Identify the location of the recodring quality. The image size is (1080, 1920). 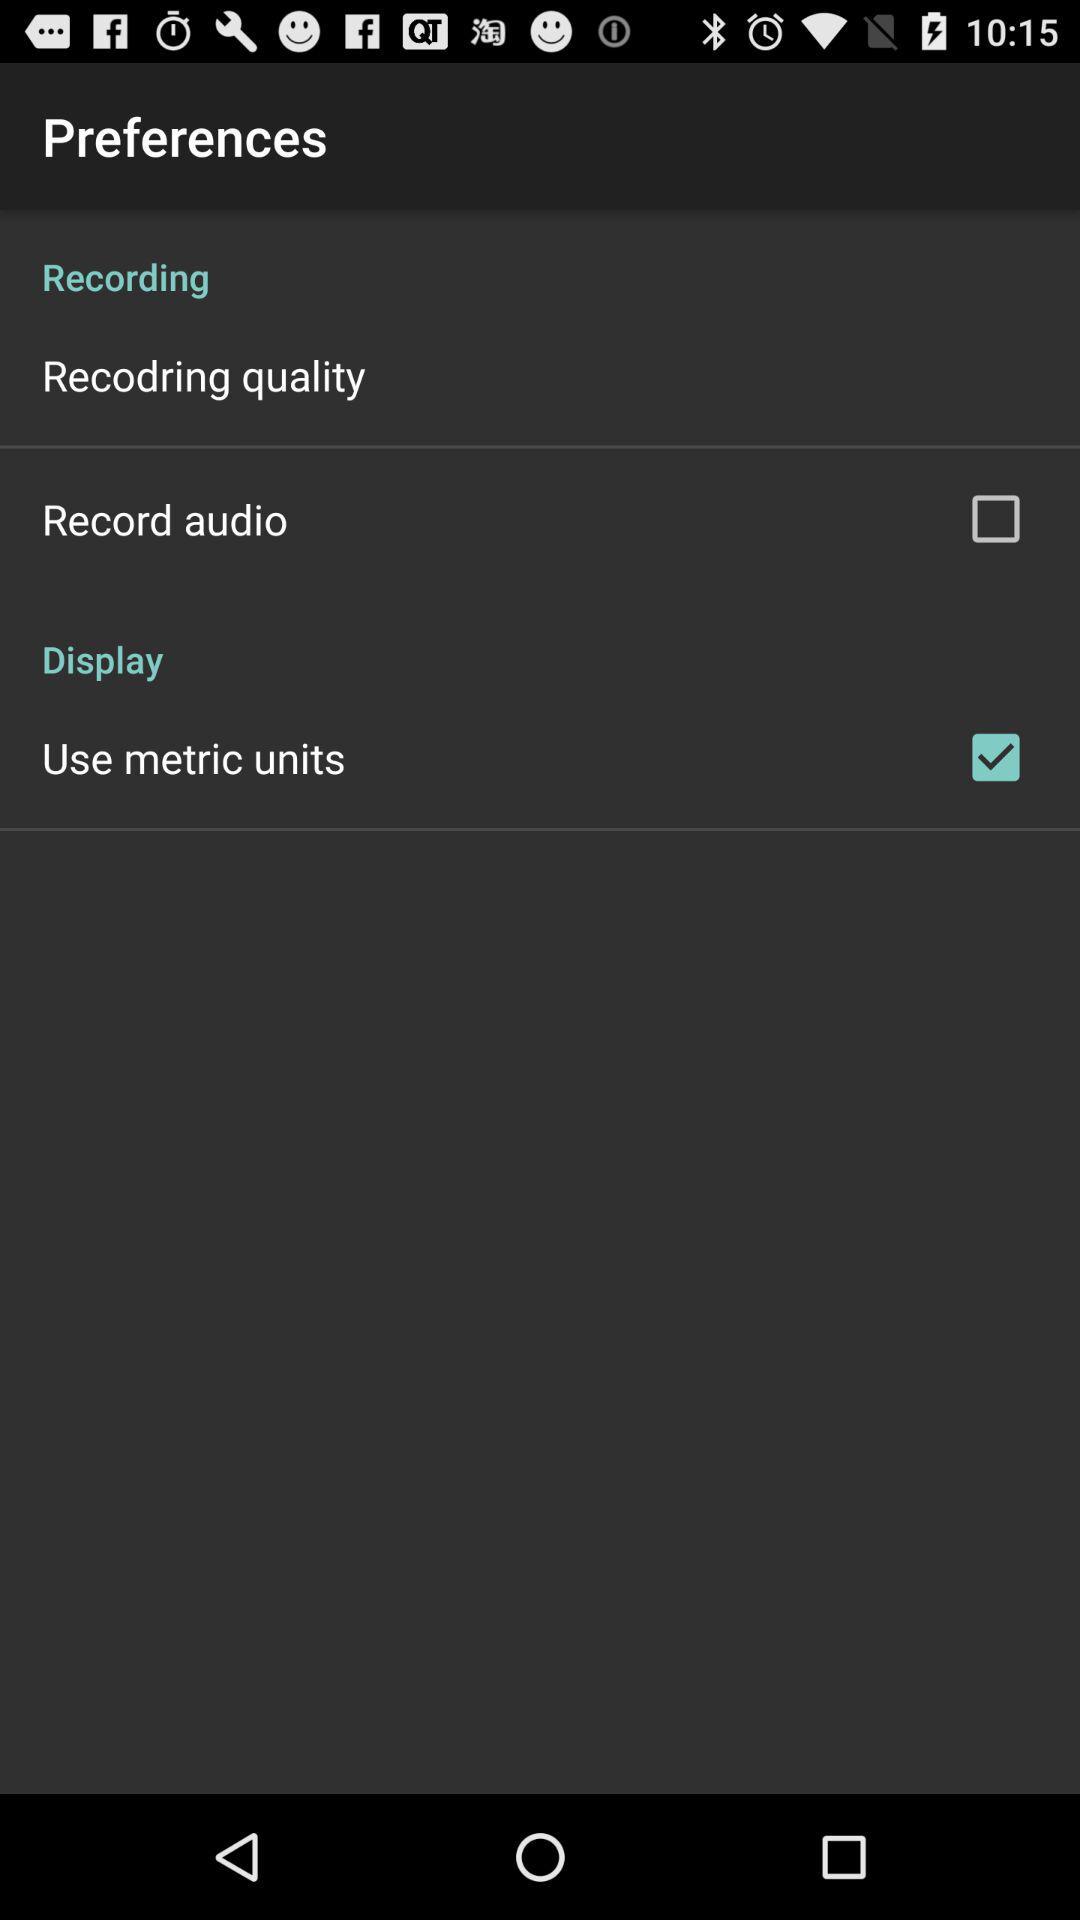
(204, 374).